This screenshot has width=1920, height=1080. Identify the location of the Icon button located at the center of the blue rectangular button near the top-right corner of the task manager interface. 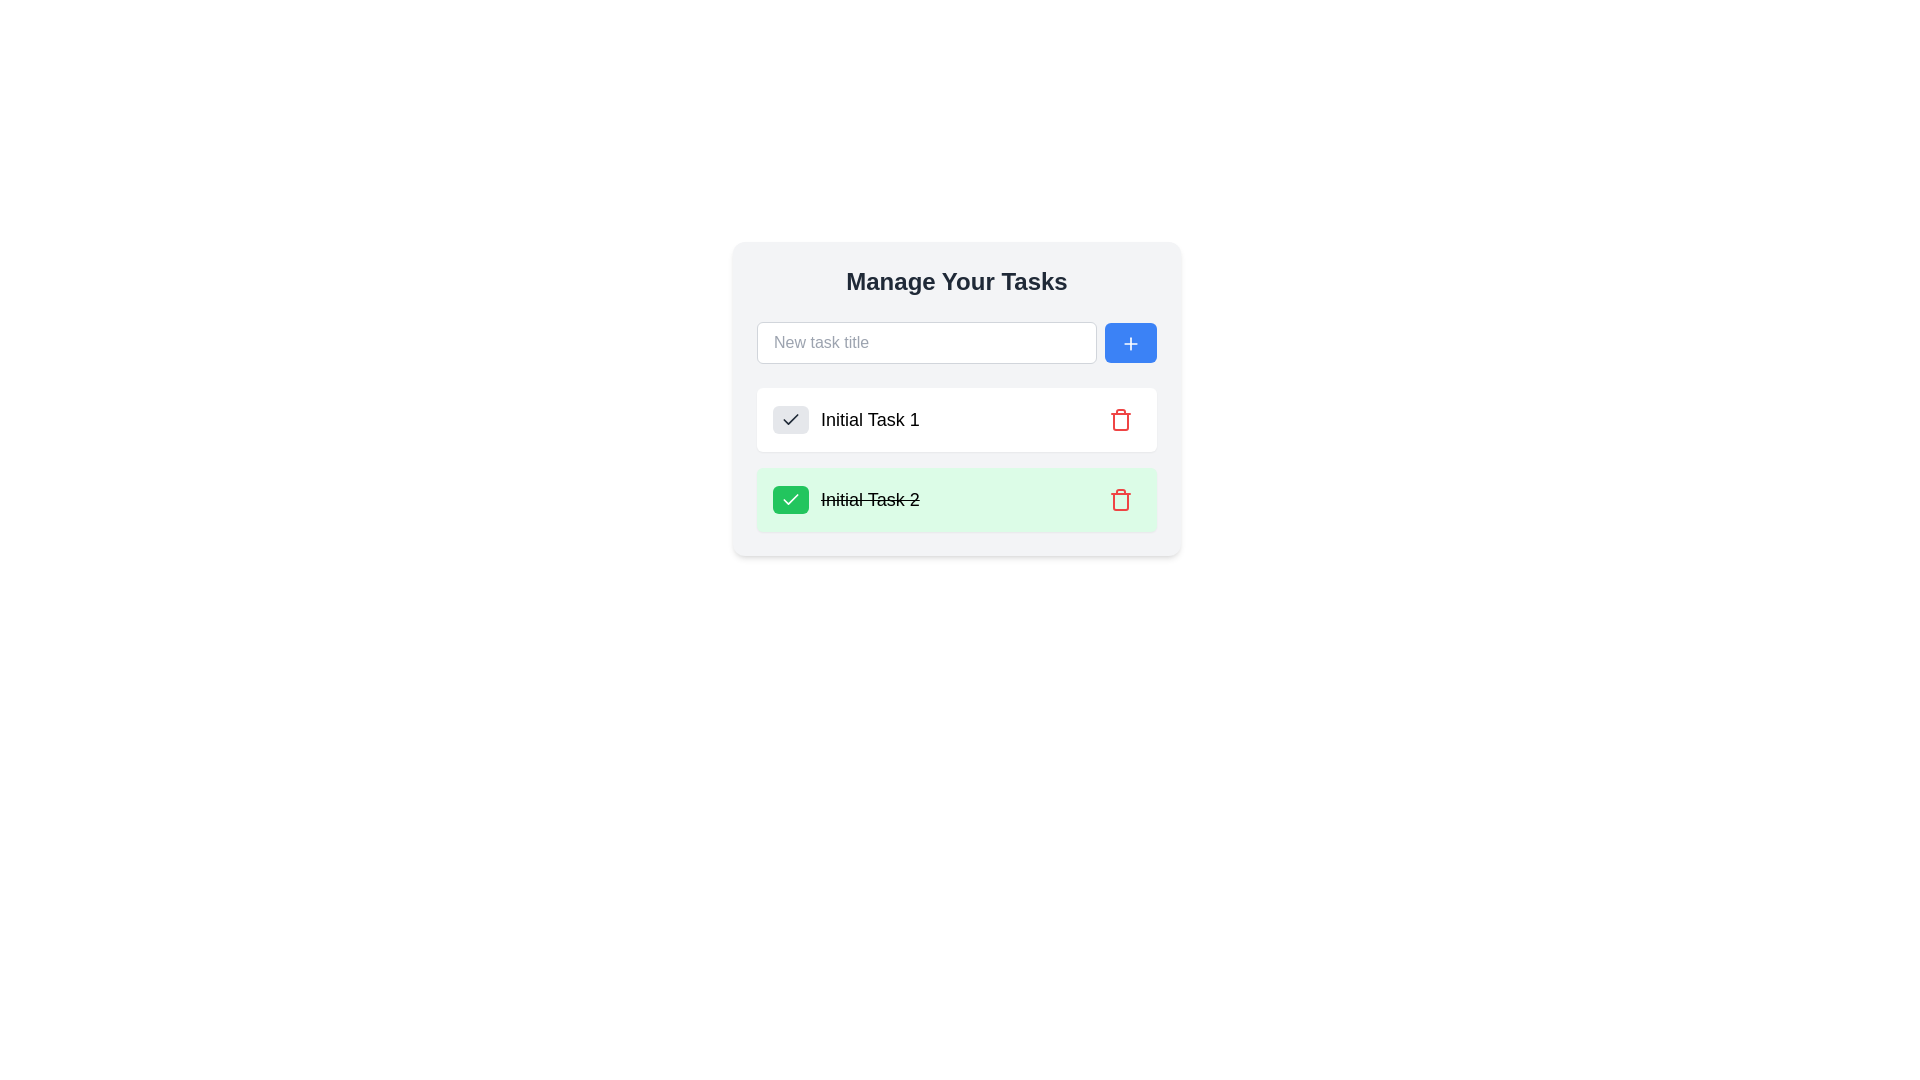
(1131, 342).